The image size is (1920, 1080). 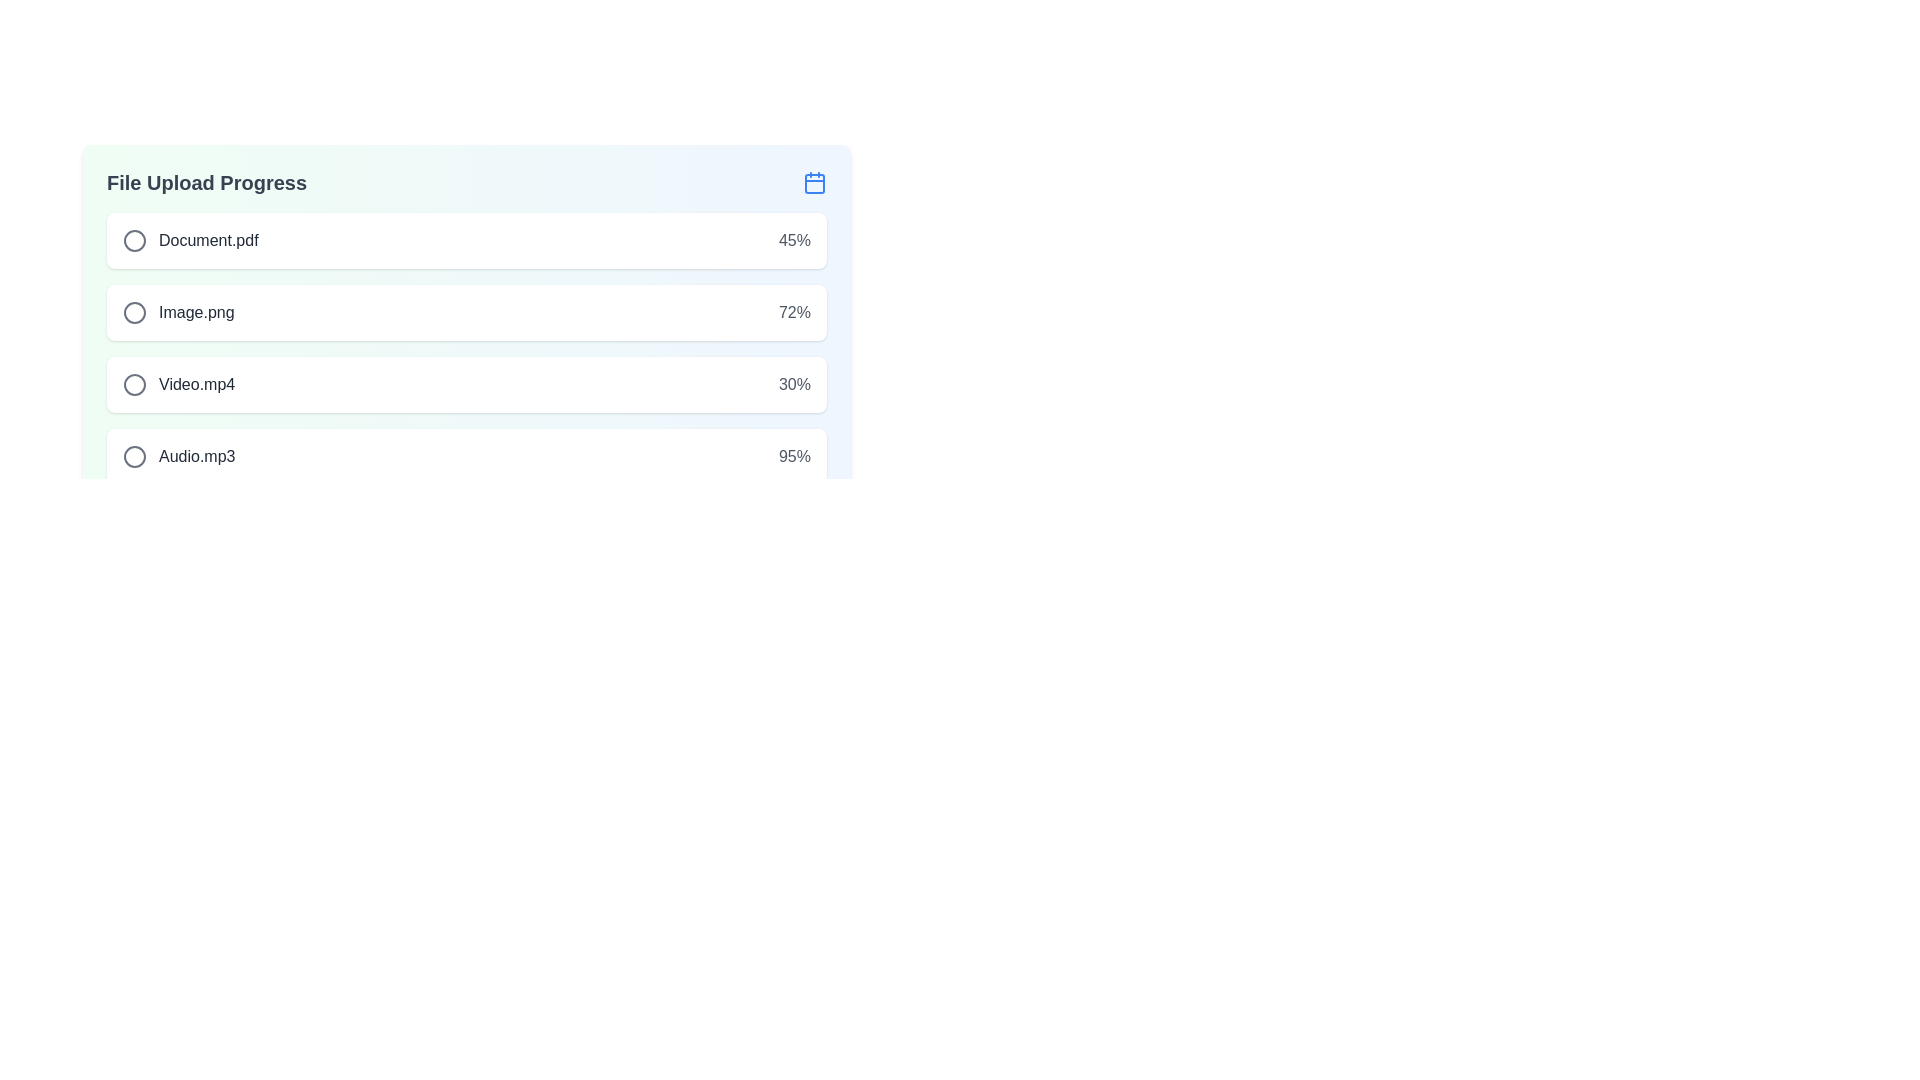 What do you see at coordinates (794, 456) in the screenshot?
I see `the text label displaying '95%' that indicates the upload progress of 'Audio.mp3.'` at bounding box center [794, 456].